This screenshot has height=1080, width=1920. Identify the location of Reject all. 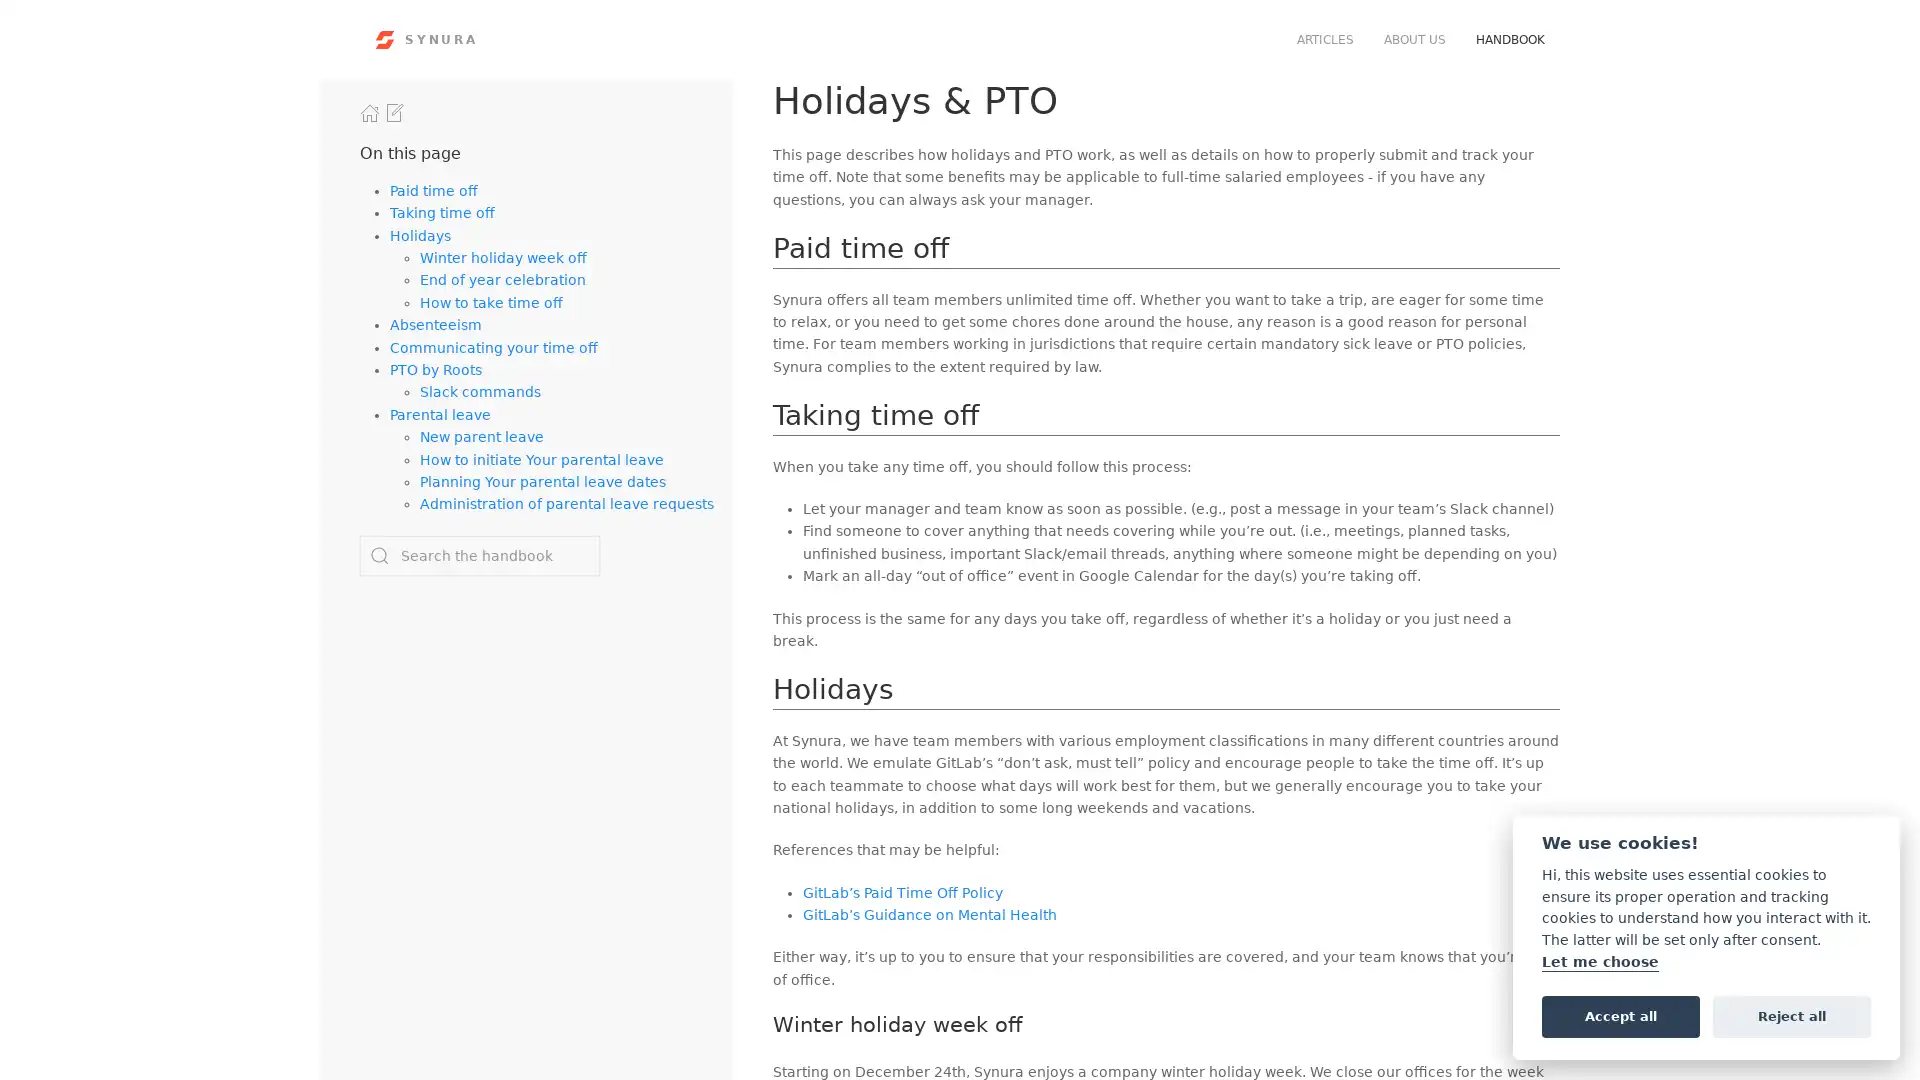
(1791, 1015).